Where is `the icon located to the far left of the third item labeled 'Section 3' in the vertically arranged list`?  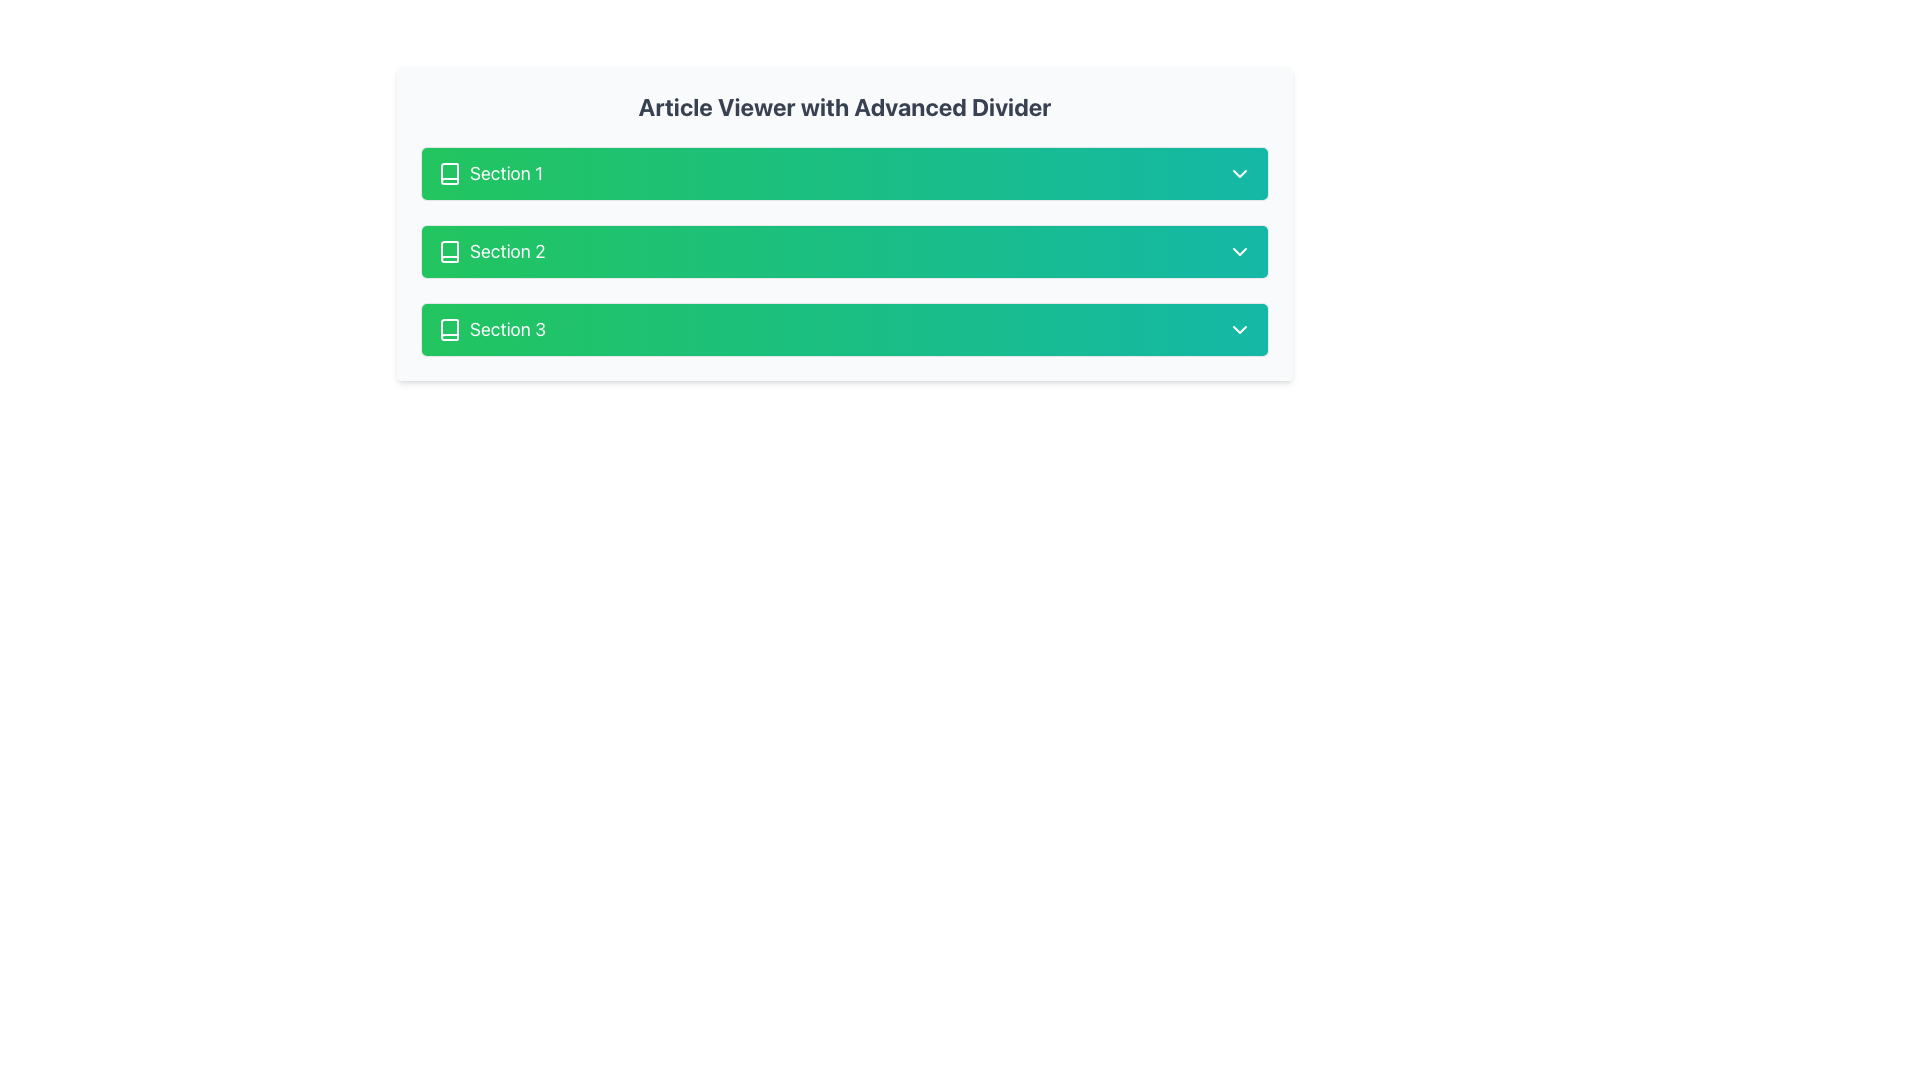 the icon located to the far left of the third item labeled 'Section 3' in the vertically arranged list is located at coordinates (449, 329).